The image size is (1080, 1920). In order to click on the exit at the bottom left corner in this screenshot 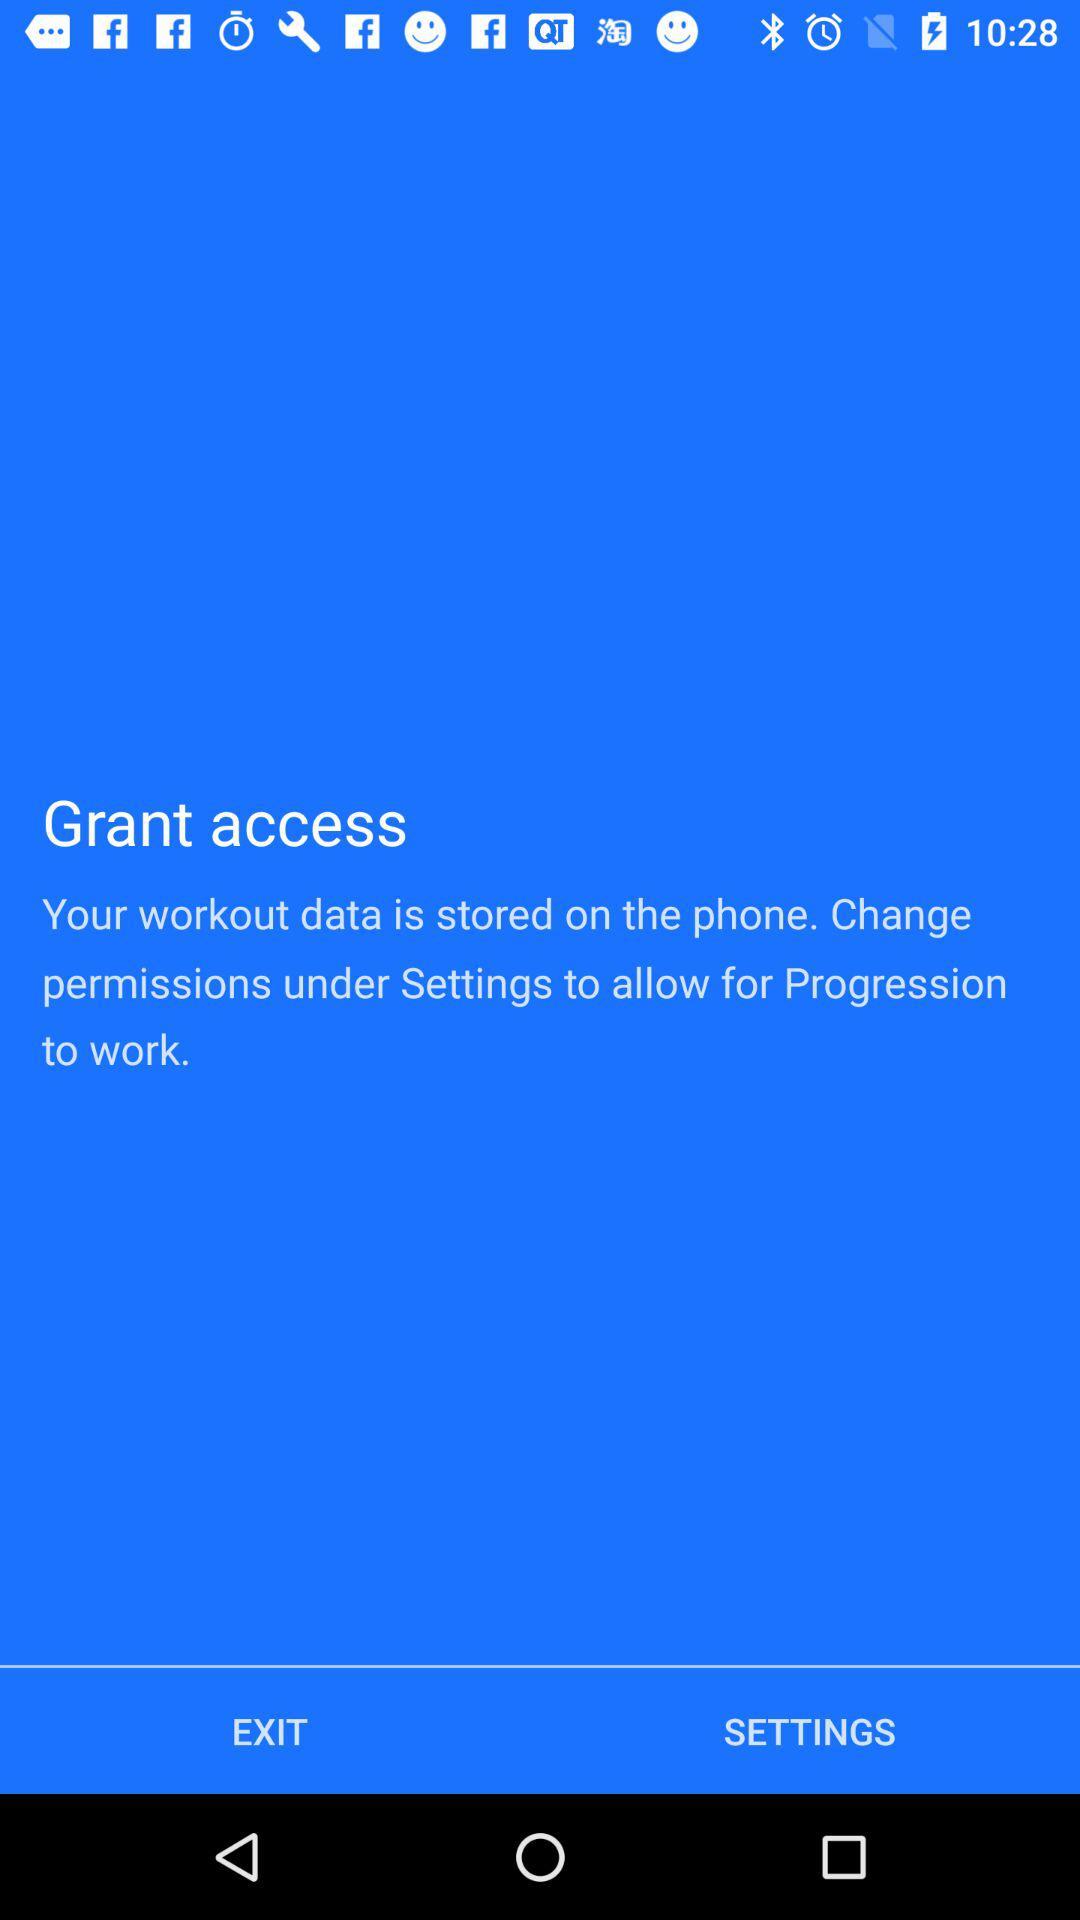, I will do `click(270, 1730)`.